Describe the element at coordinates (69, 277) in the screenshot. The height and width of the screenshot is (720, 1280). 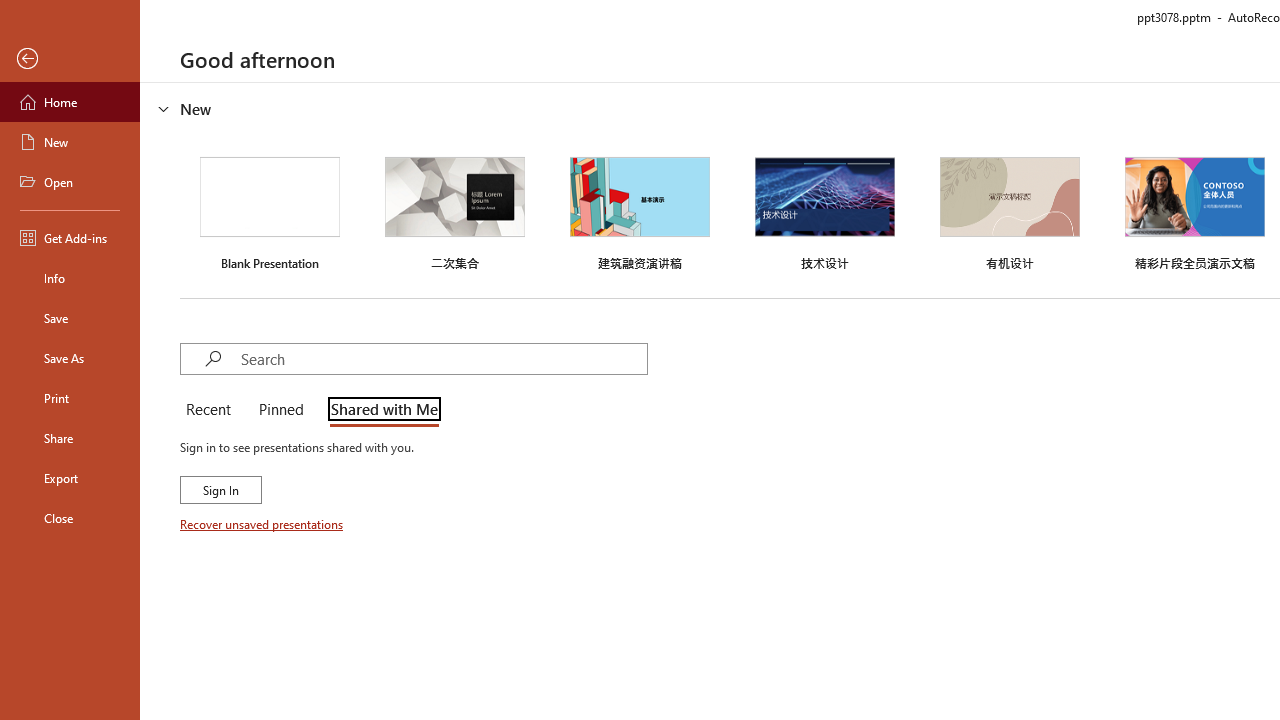
I see `'Info'` at that location.